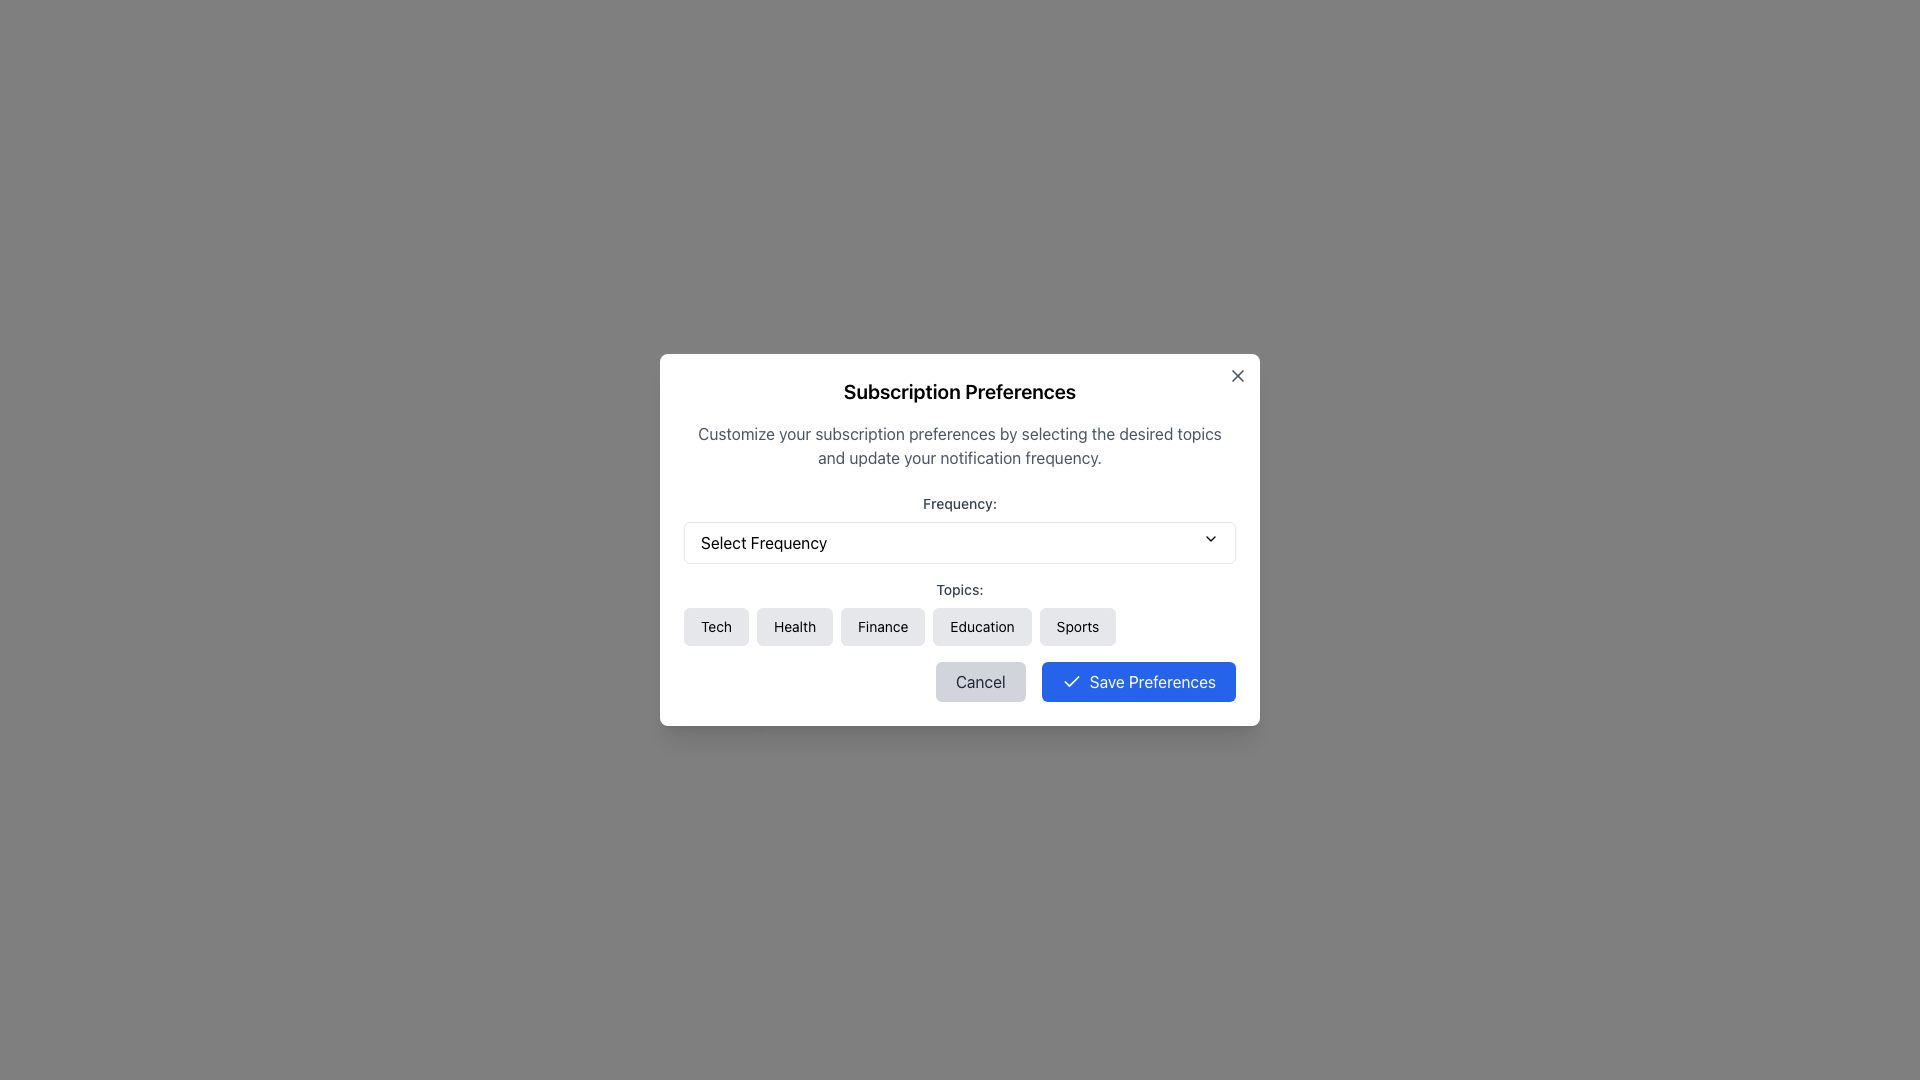 The height and width of the screenshot is (1080, 1920). I want to click on the chevron icon located on the right side of the 'Select Frequency' dropdown menu, so click(1209, 538).